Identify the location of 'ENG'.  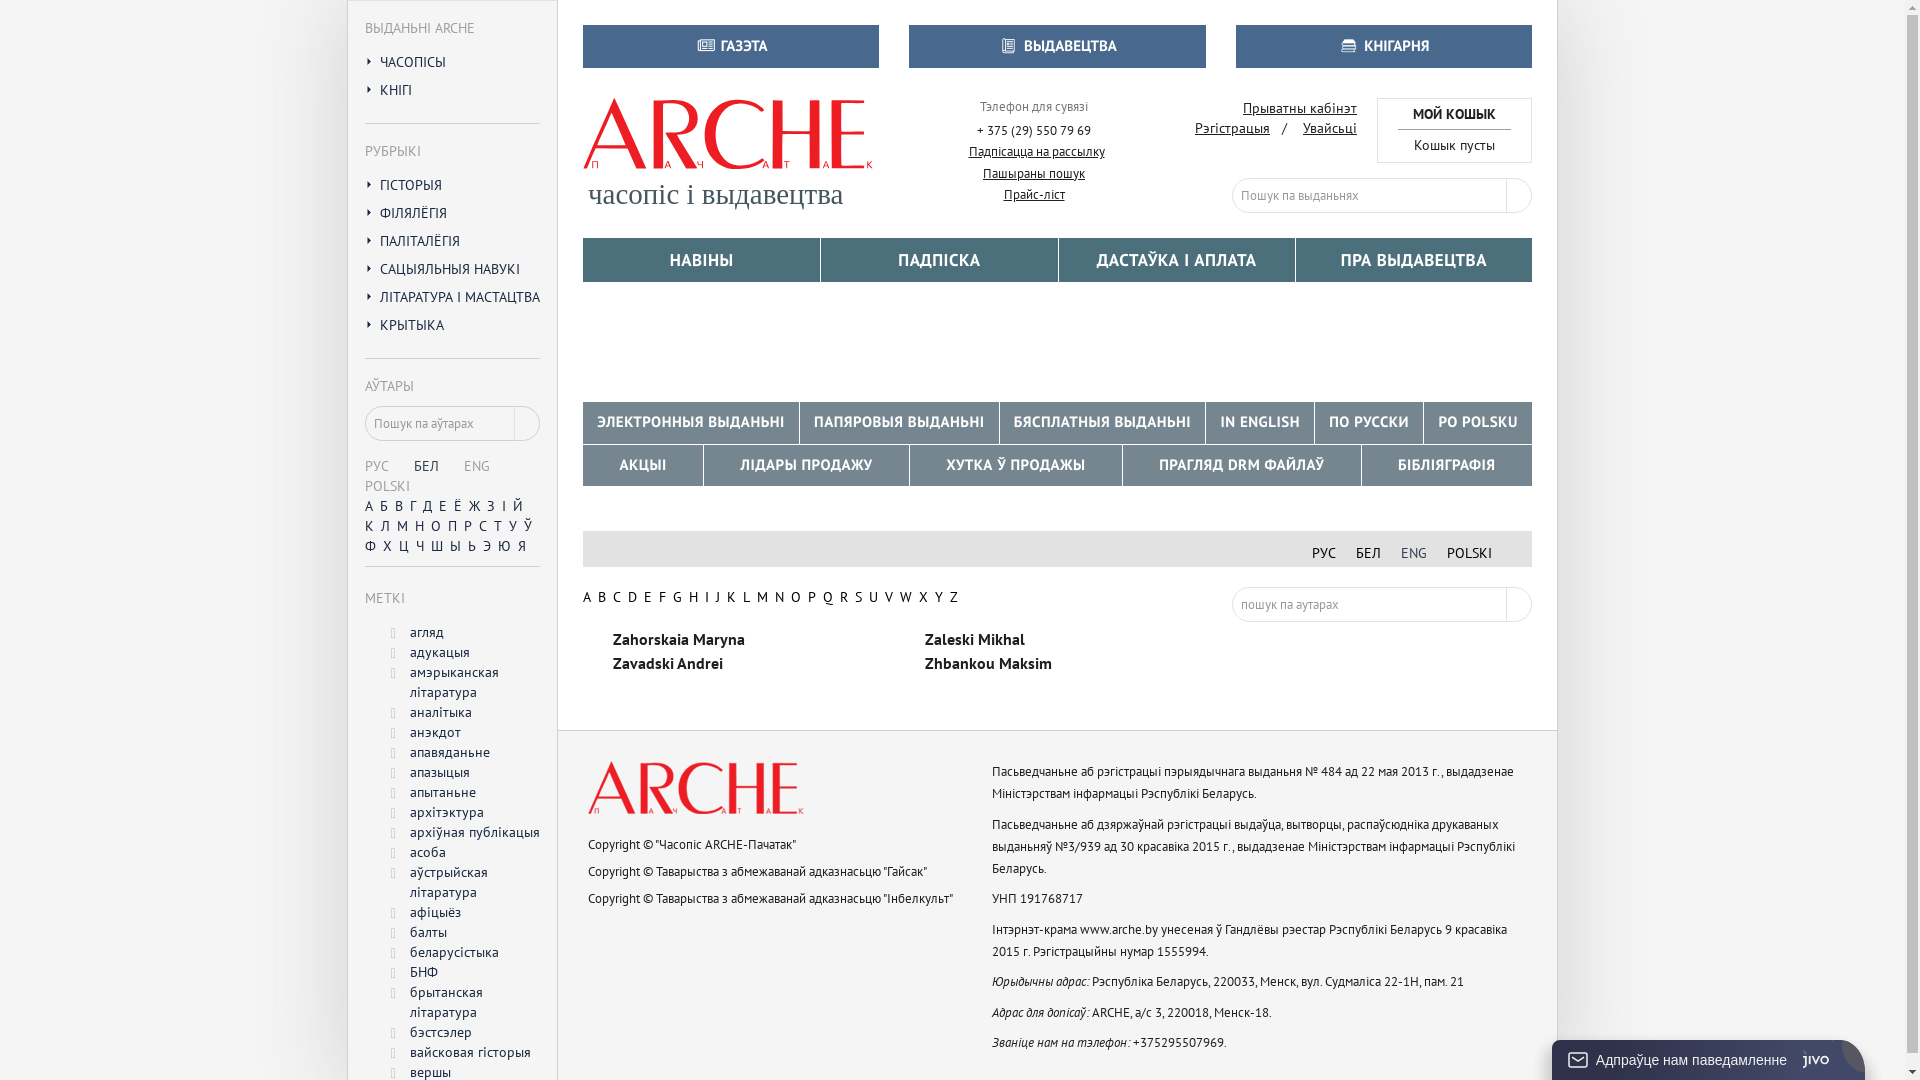
(475, 466).